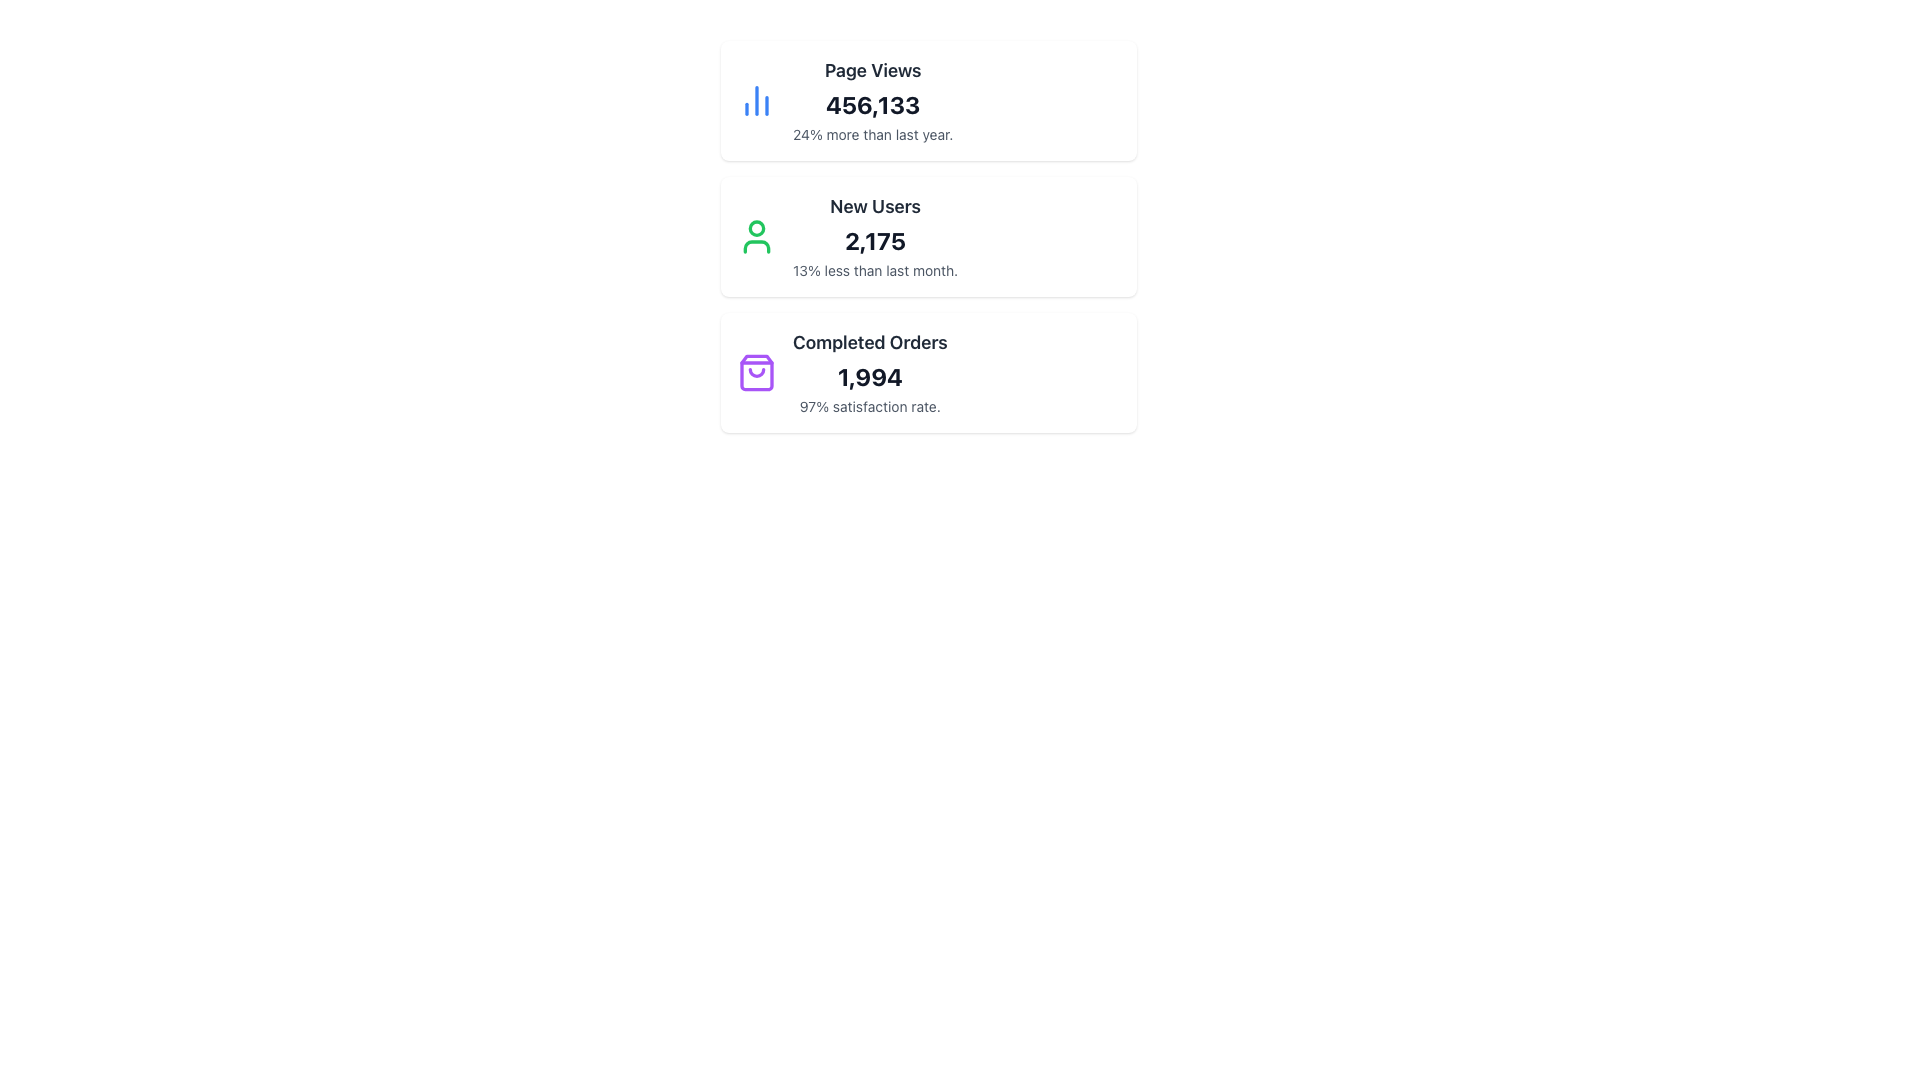 The width and height of the screenshot is (1920, 1080). Describe the element at coordinates (875, 239) in the screenshot. I see `bold numerical value '2,175' displayed in a large font, which is centrally aligned within the information card, positioned below 'New Users'` at that location.